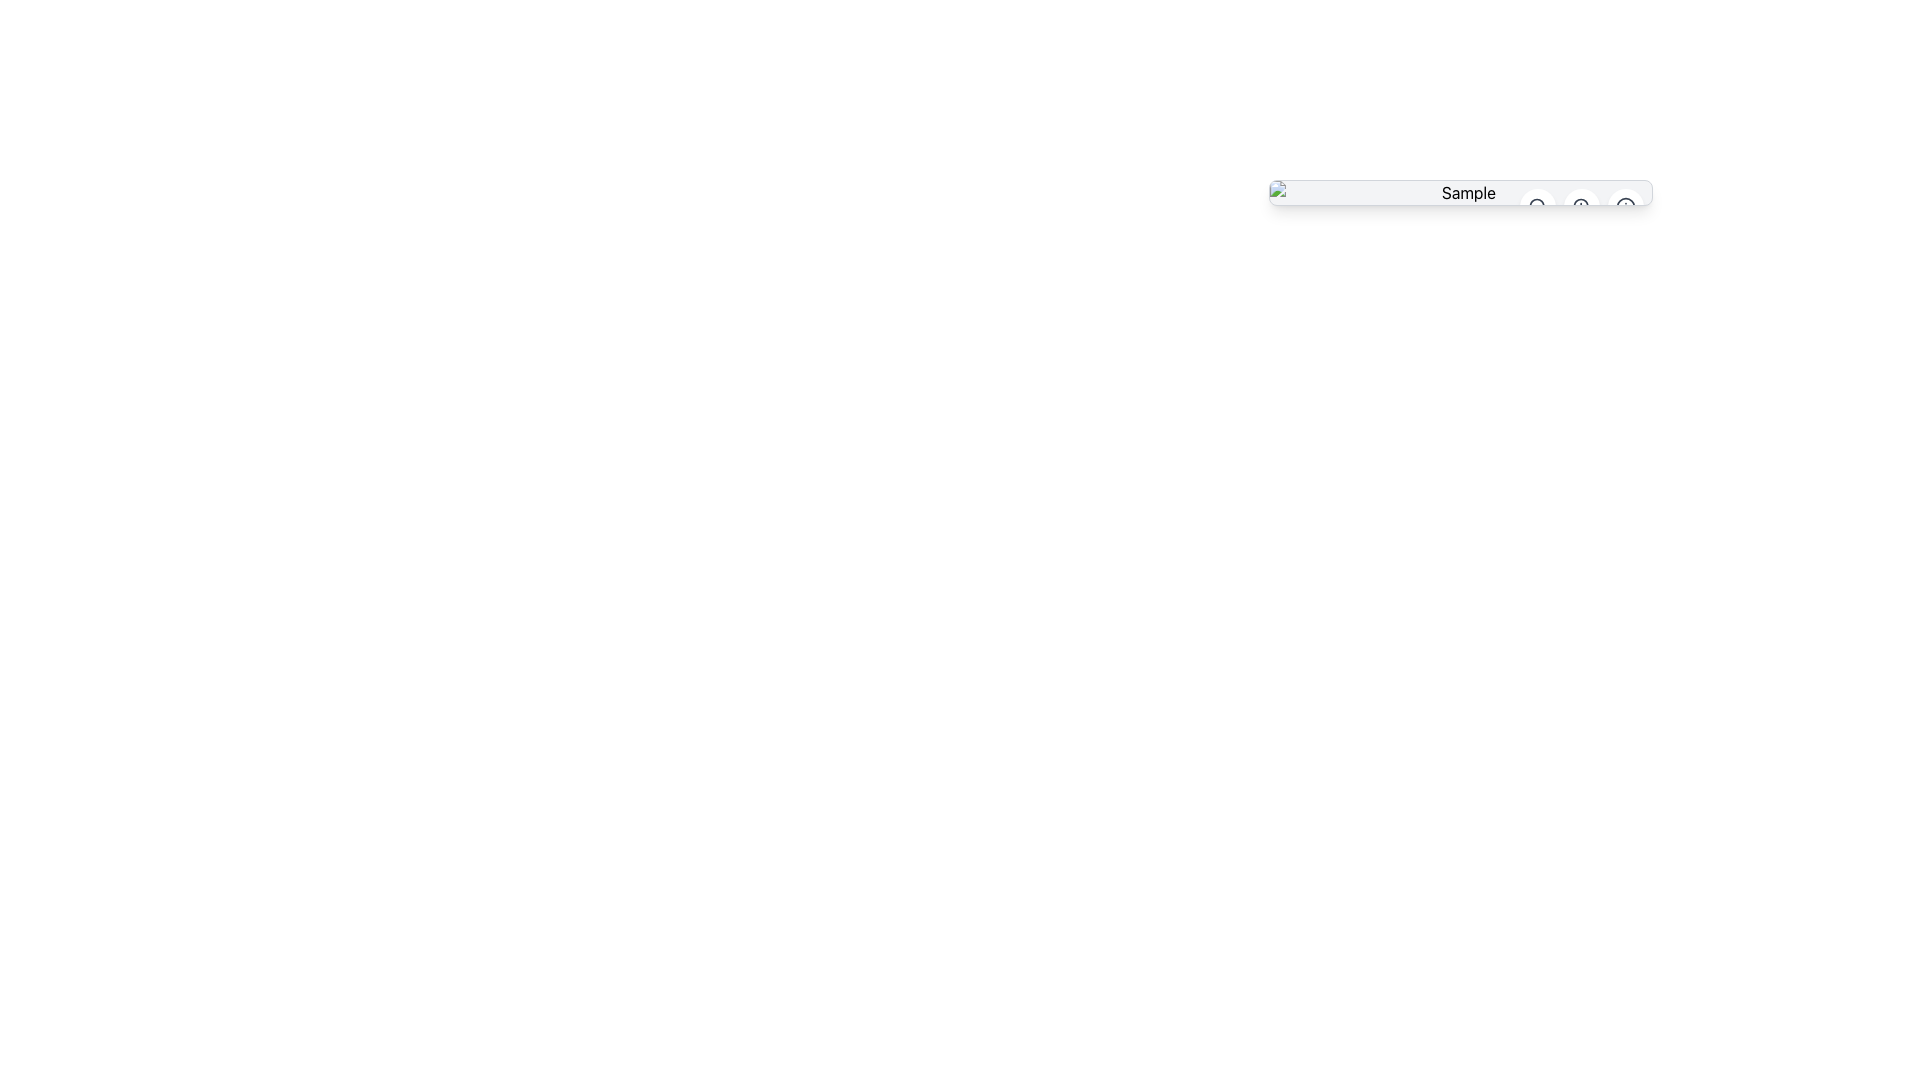 The height and width of the screenshot is (1080, 1920). What do you see at coordinates (1626, 207) in the screenshot?
I see `the circular icon with a white background and an inner information symbol ('i') in gray` at bounding box center [1626, 207].